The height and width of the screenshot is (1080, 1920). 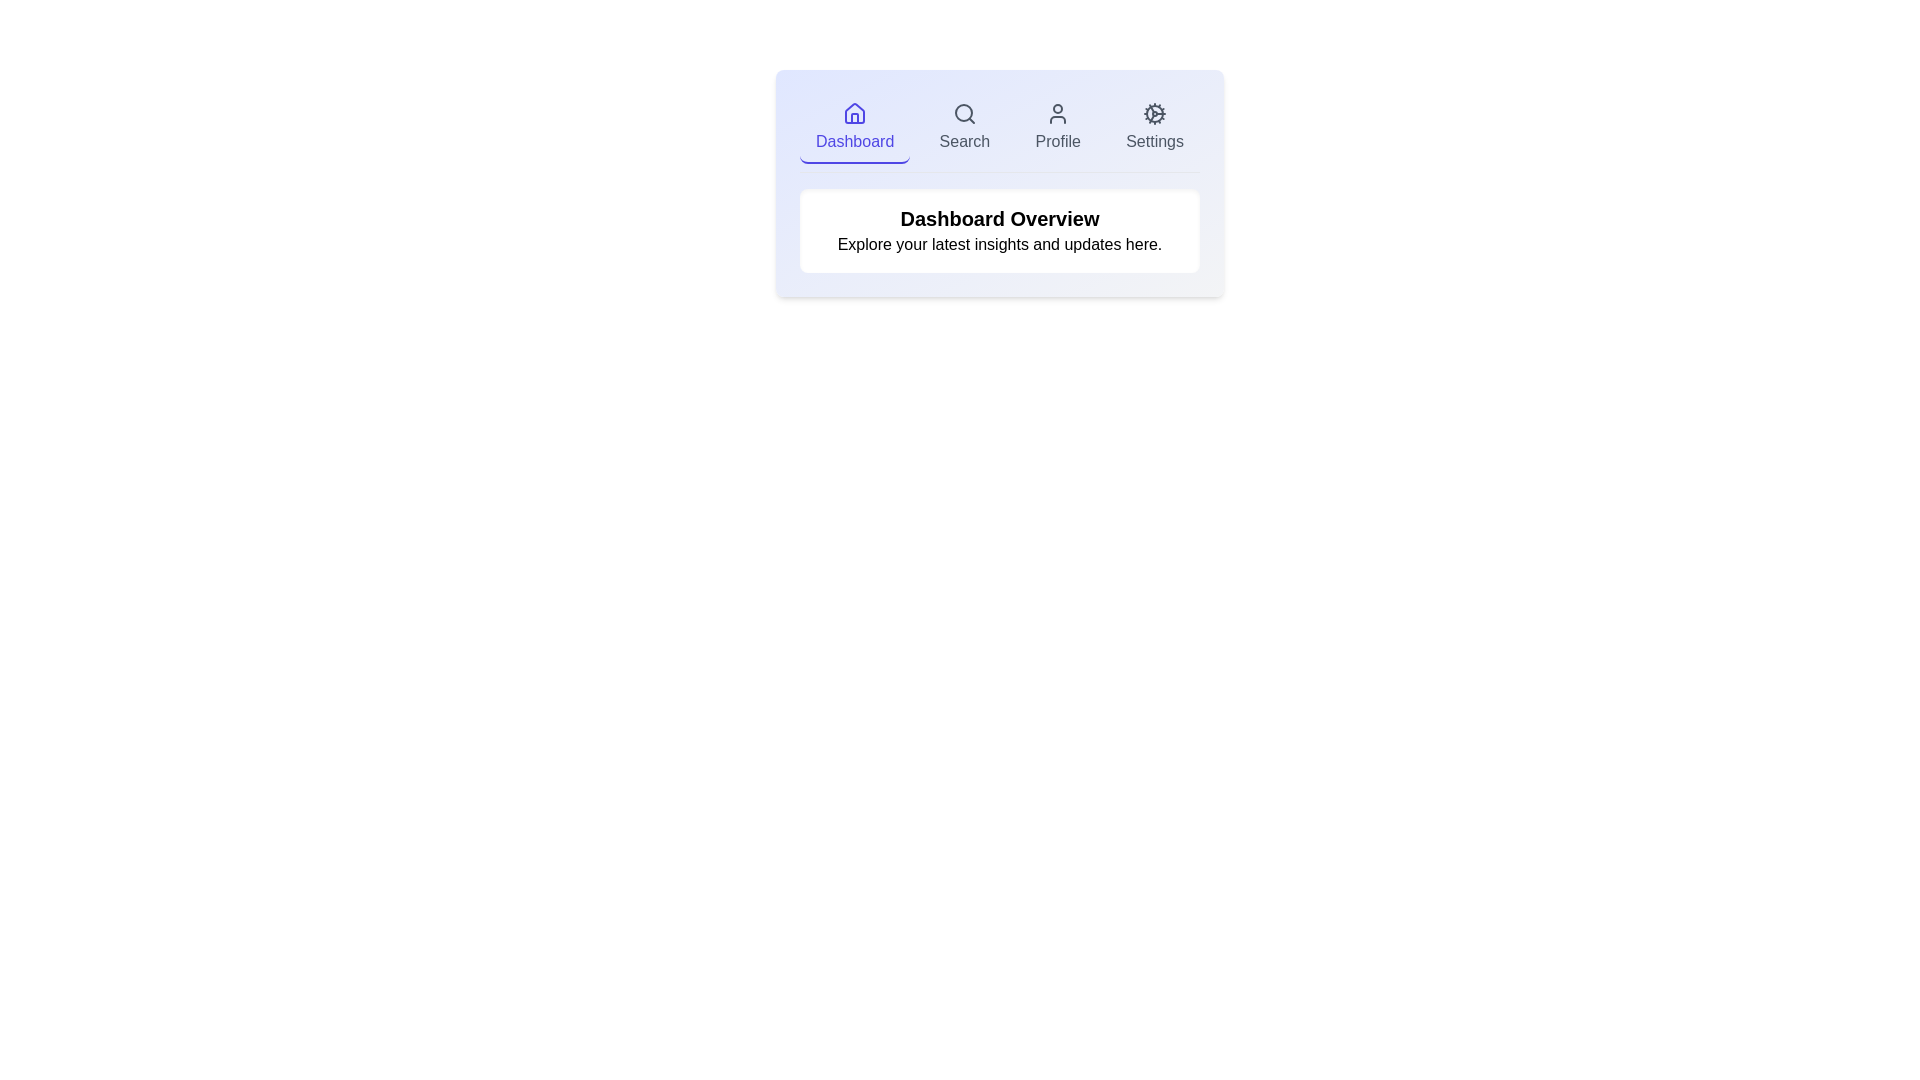 What do you see at coordinates (855, 128) in the screenshot?
I see `the 'Dashboard' button` at bounding box center [855, 128].